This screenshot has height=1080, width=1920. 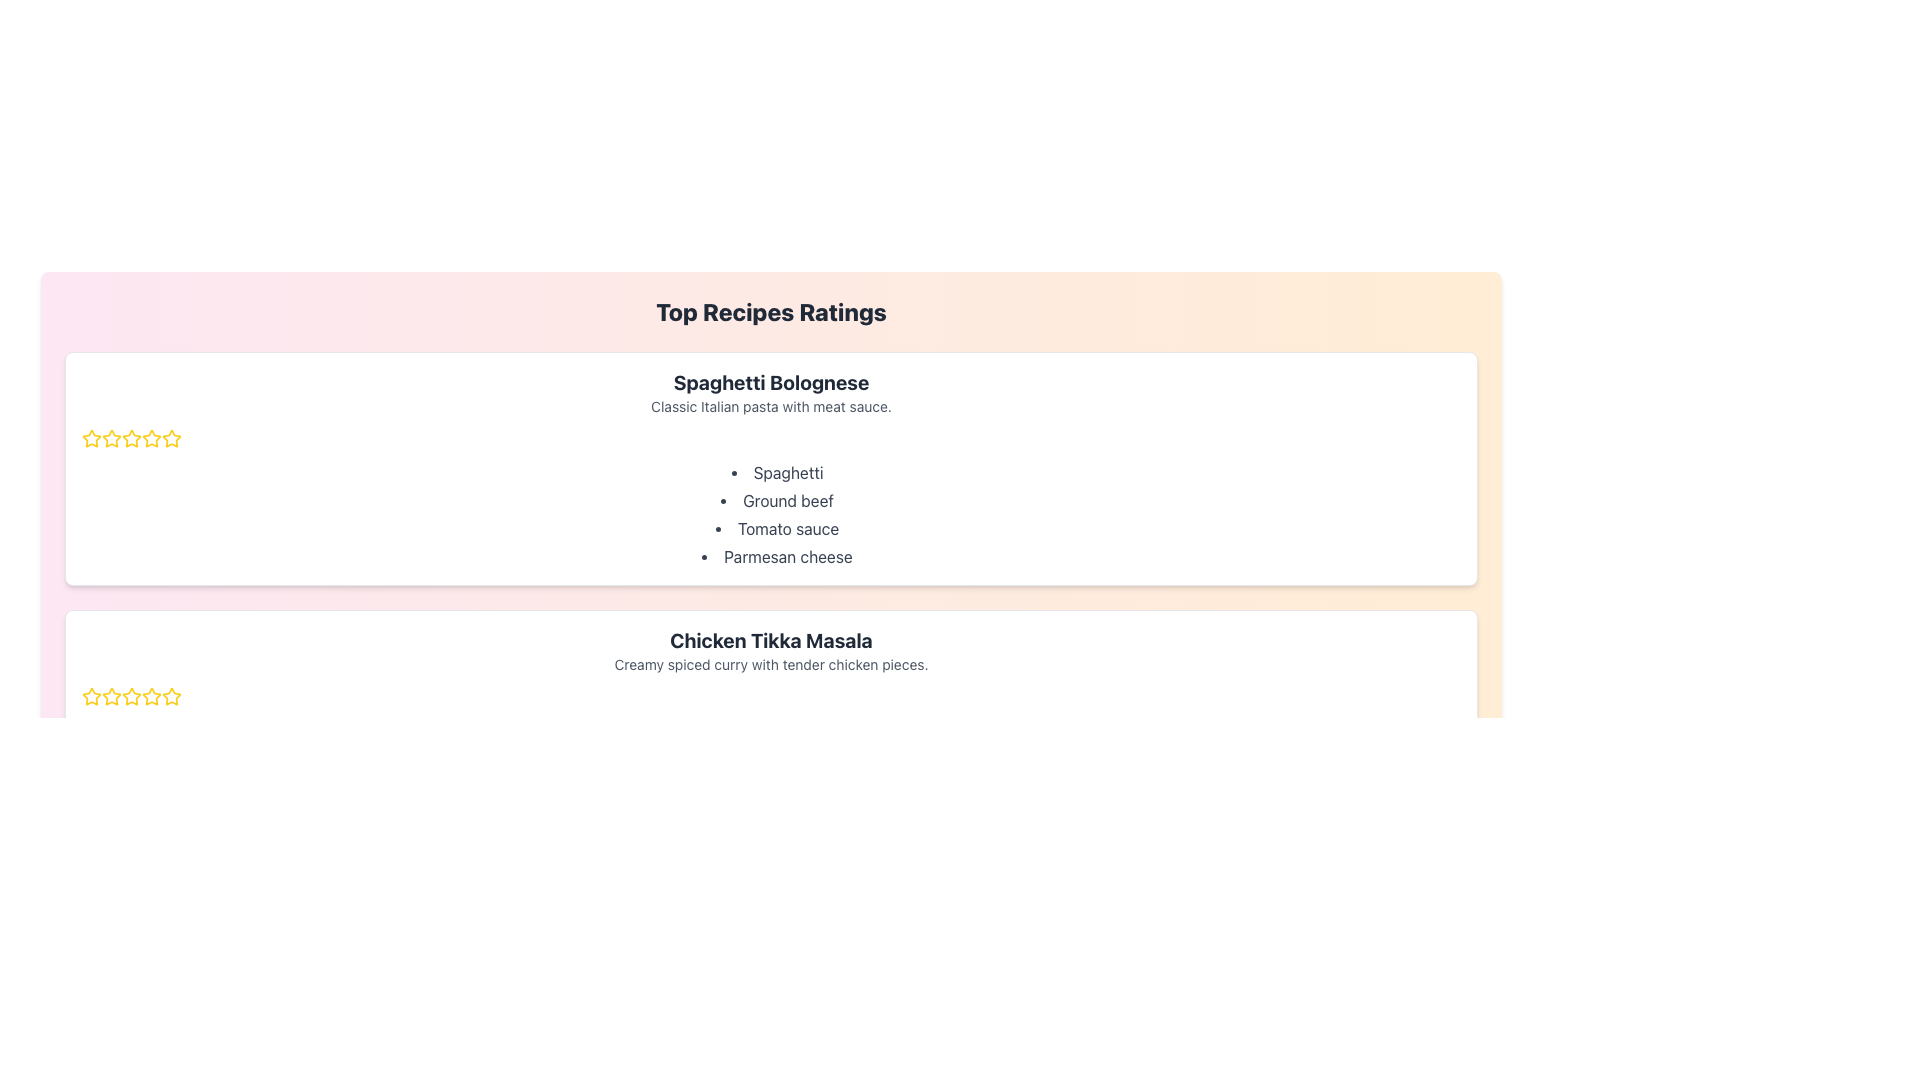 I want to click on the fourth golden star-shaped rating icon under the 'Chicken Tikka Masala' section, so click(x=172, y=695).